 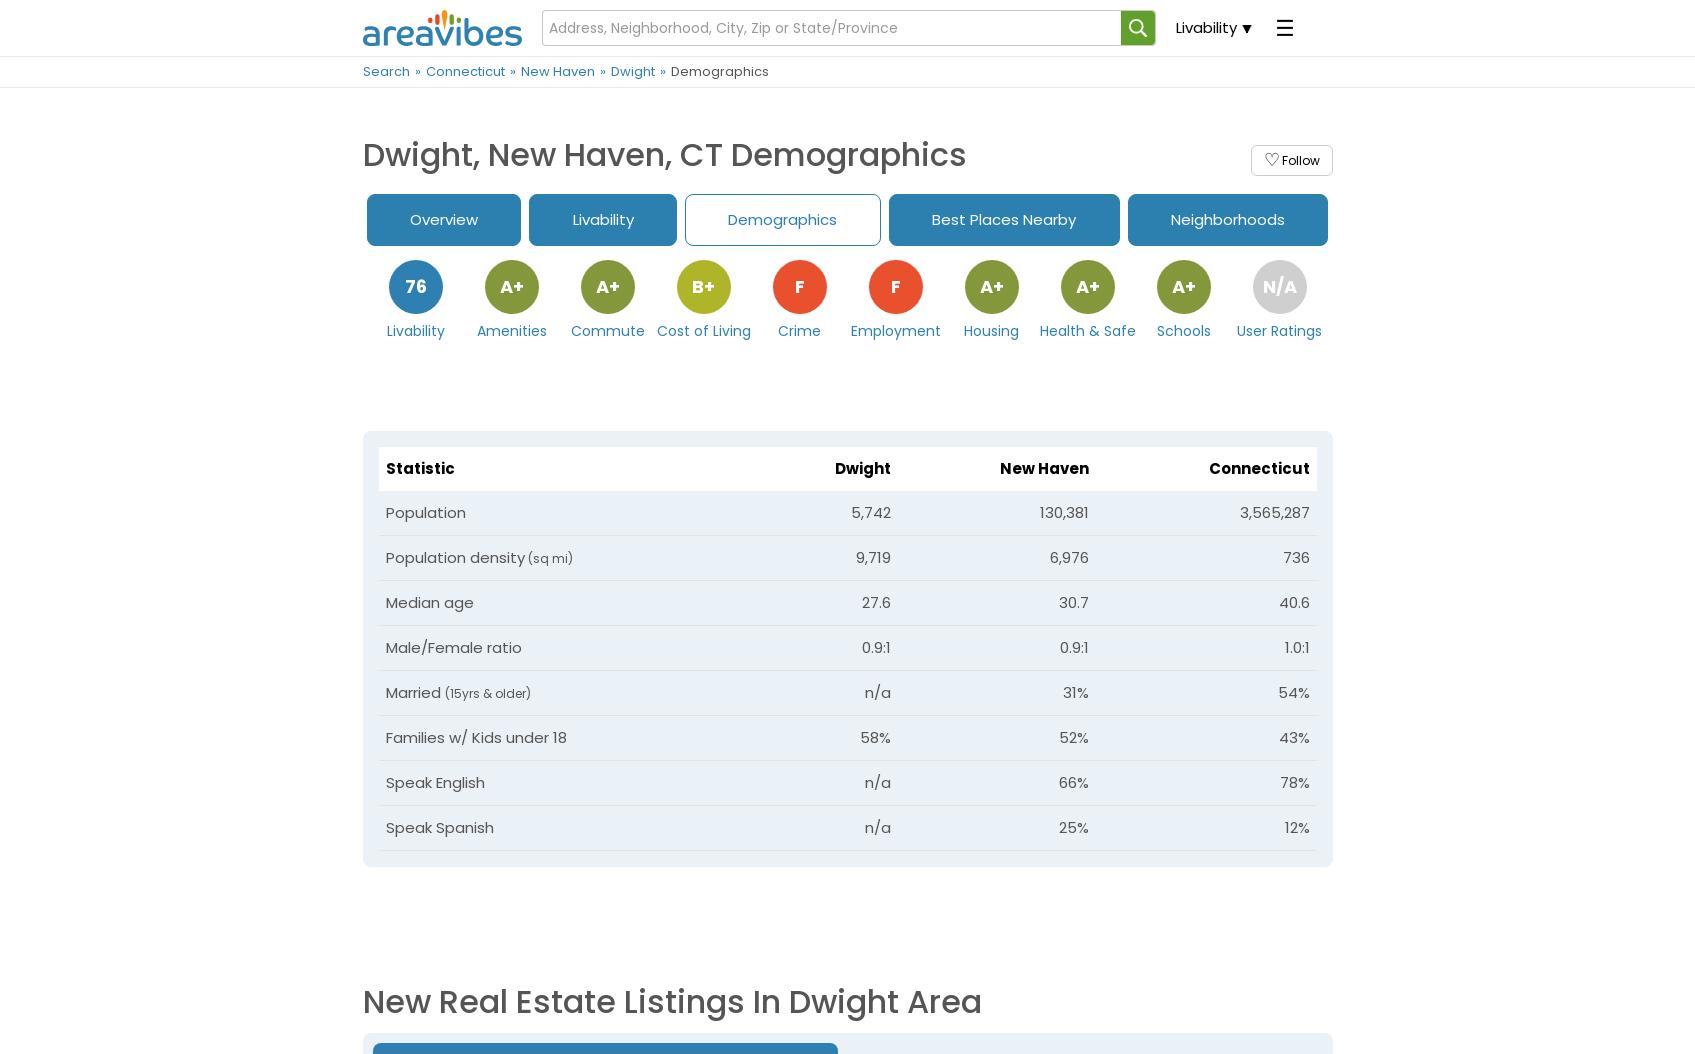 What do you see at coordinates (443, 219) in the screenshot?
I see `'Overview'` at bounding box center [443, 219].